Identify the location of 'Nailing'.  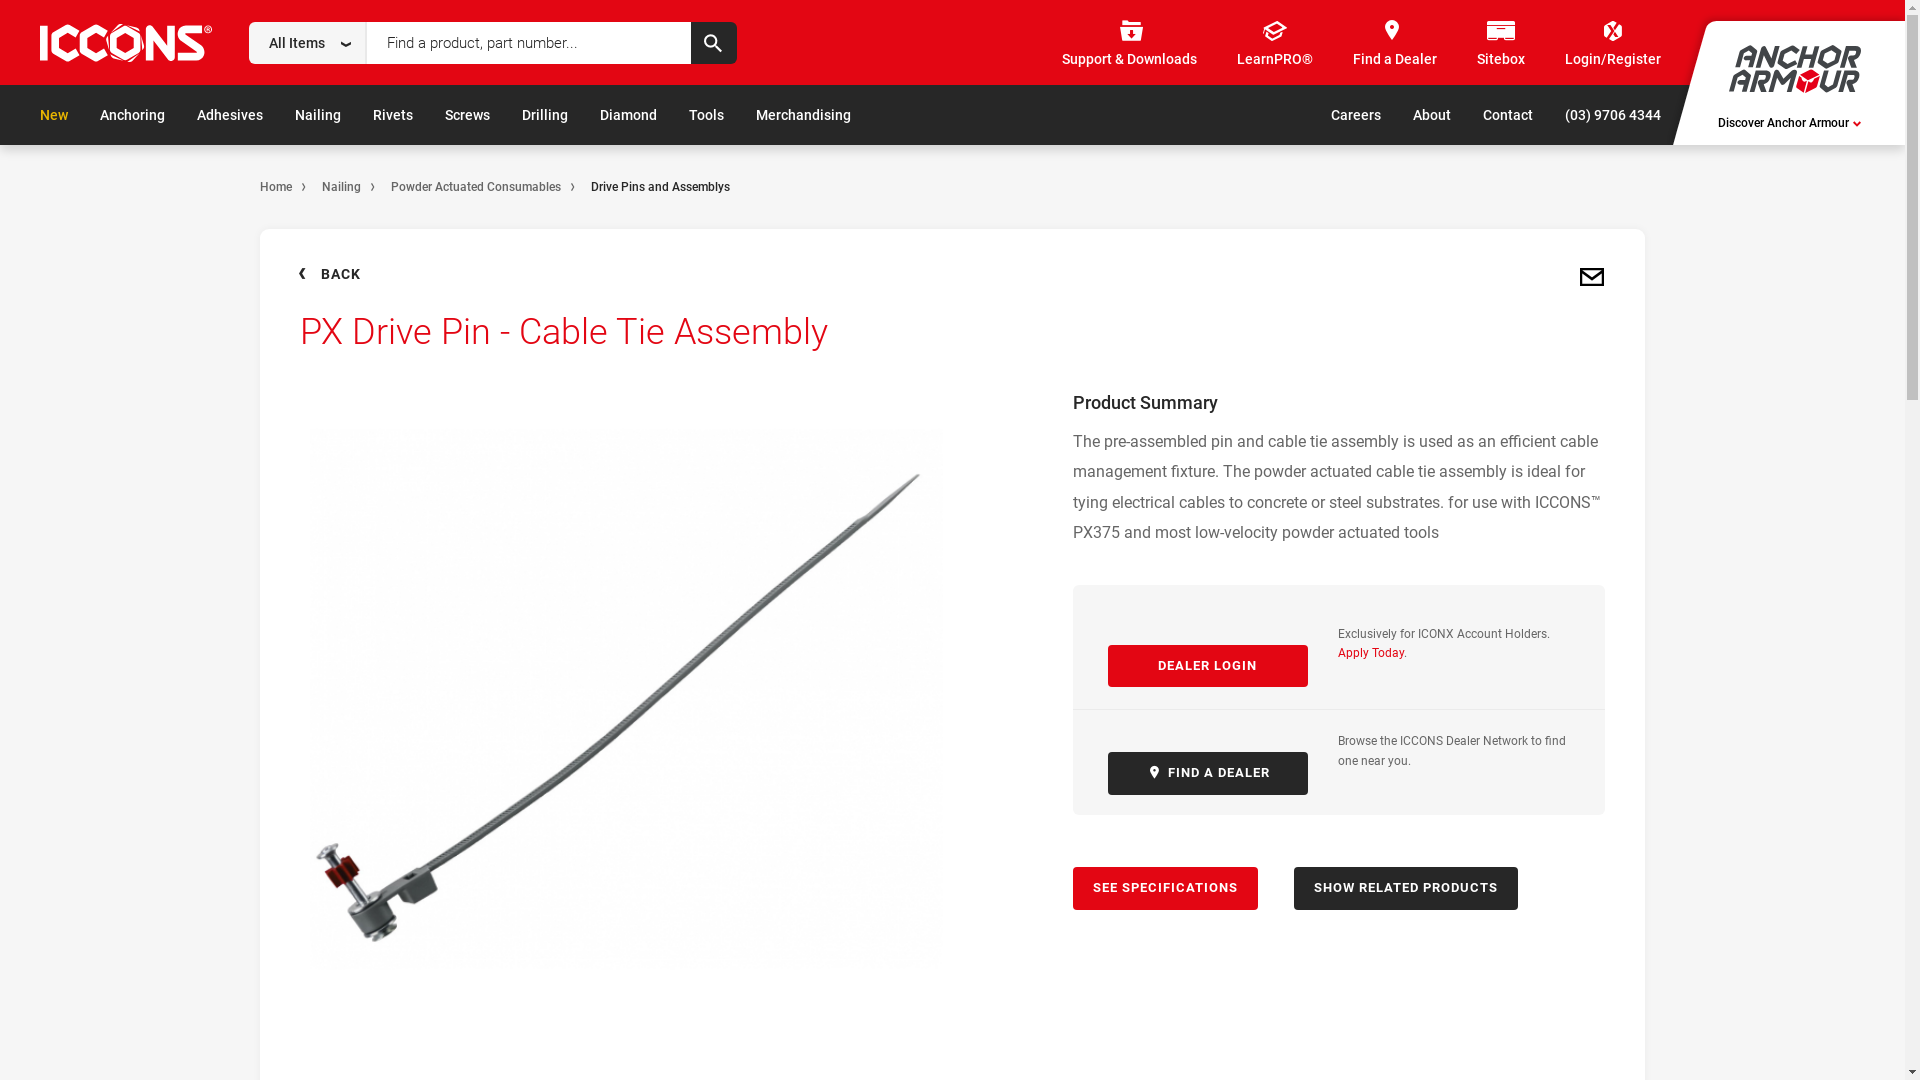
(341, 186).